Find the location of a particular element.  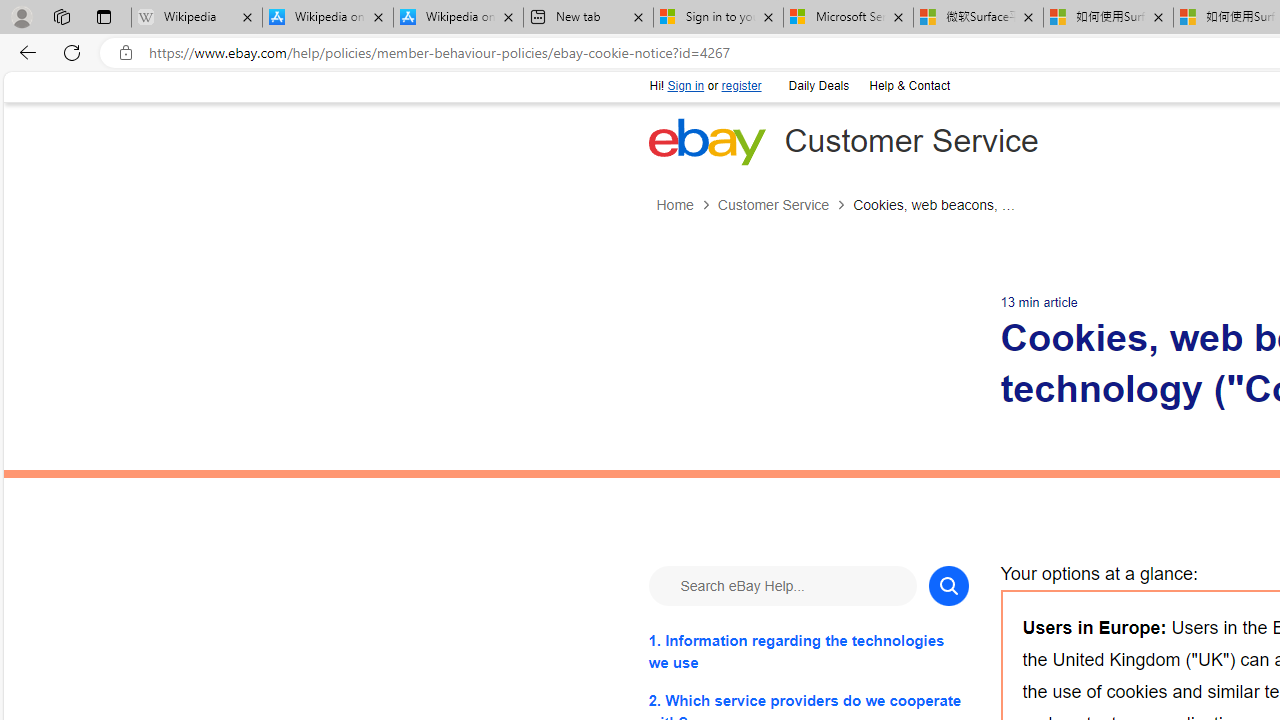

'Sign in' is located at coordinates (686, 85).